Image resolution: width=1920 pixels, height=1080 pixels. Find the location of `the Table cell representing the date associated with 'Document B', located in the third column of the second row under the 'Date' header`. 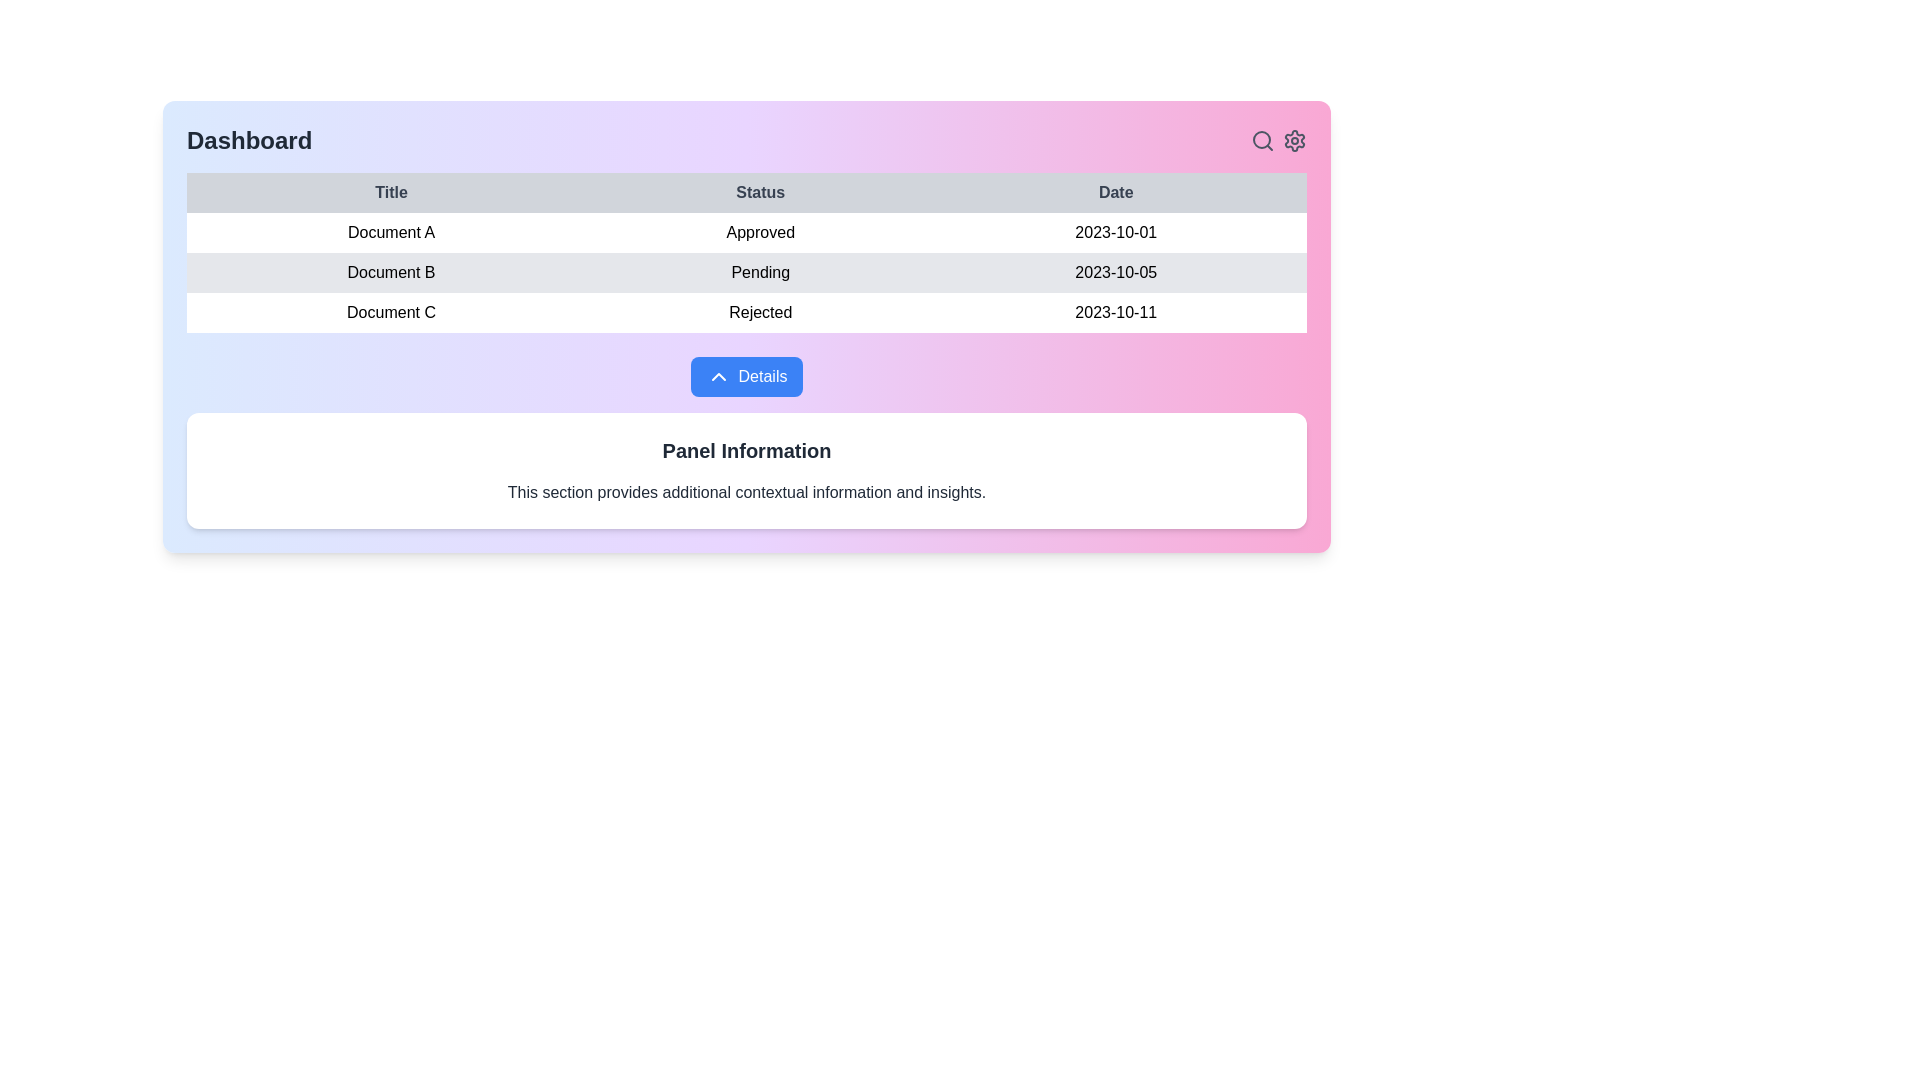

the Table cell representing the date associated with 'Document B', located in the third column of the second row under the 'Date' header is located at coordinates (1115, 273).